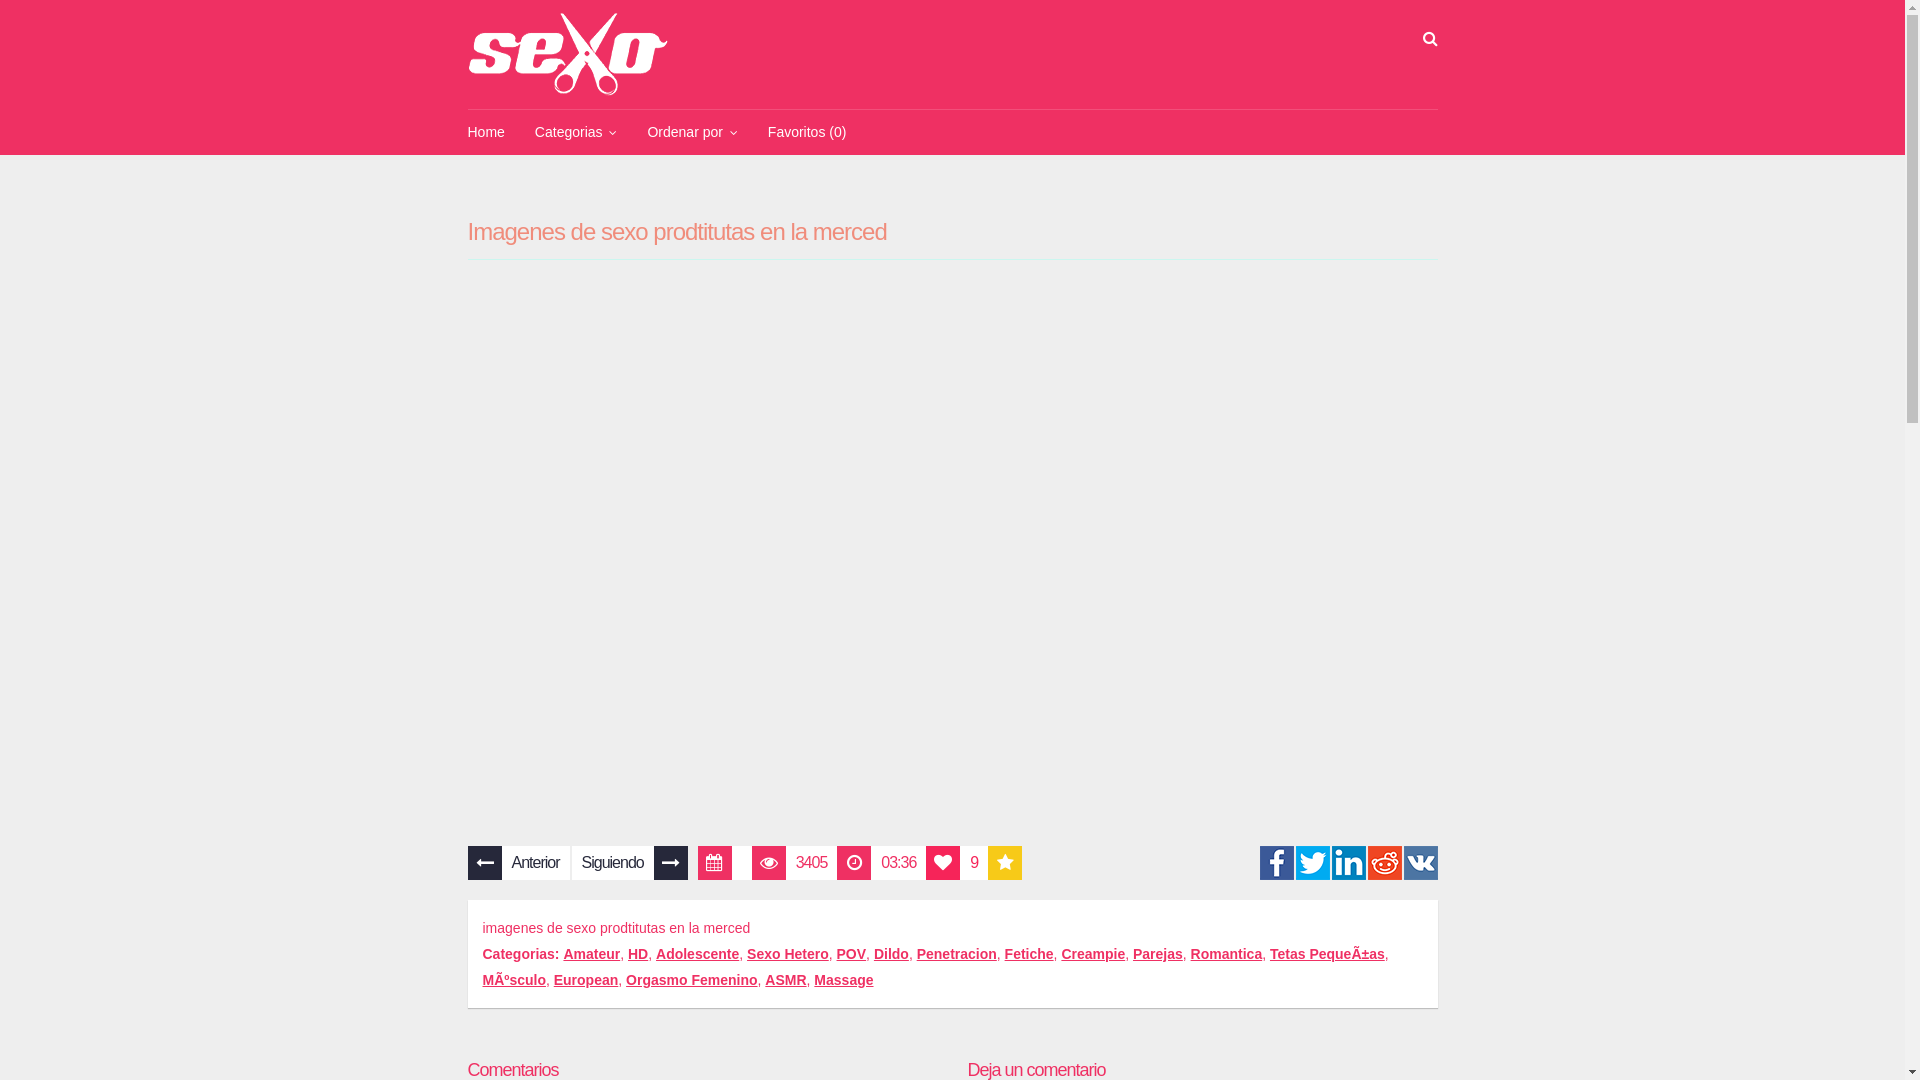 The width and height of the screenshot is (1920, 1080). I want to click on 'HD', so click(637, 952).